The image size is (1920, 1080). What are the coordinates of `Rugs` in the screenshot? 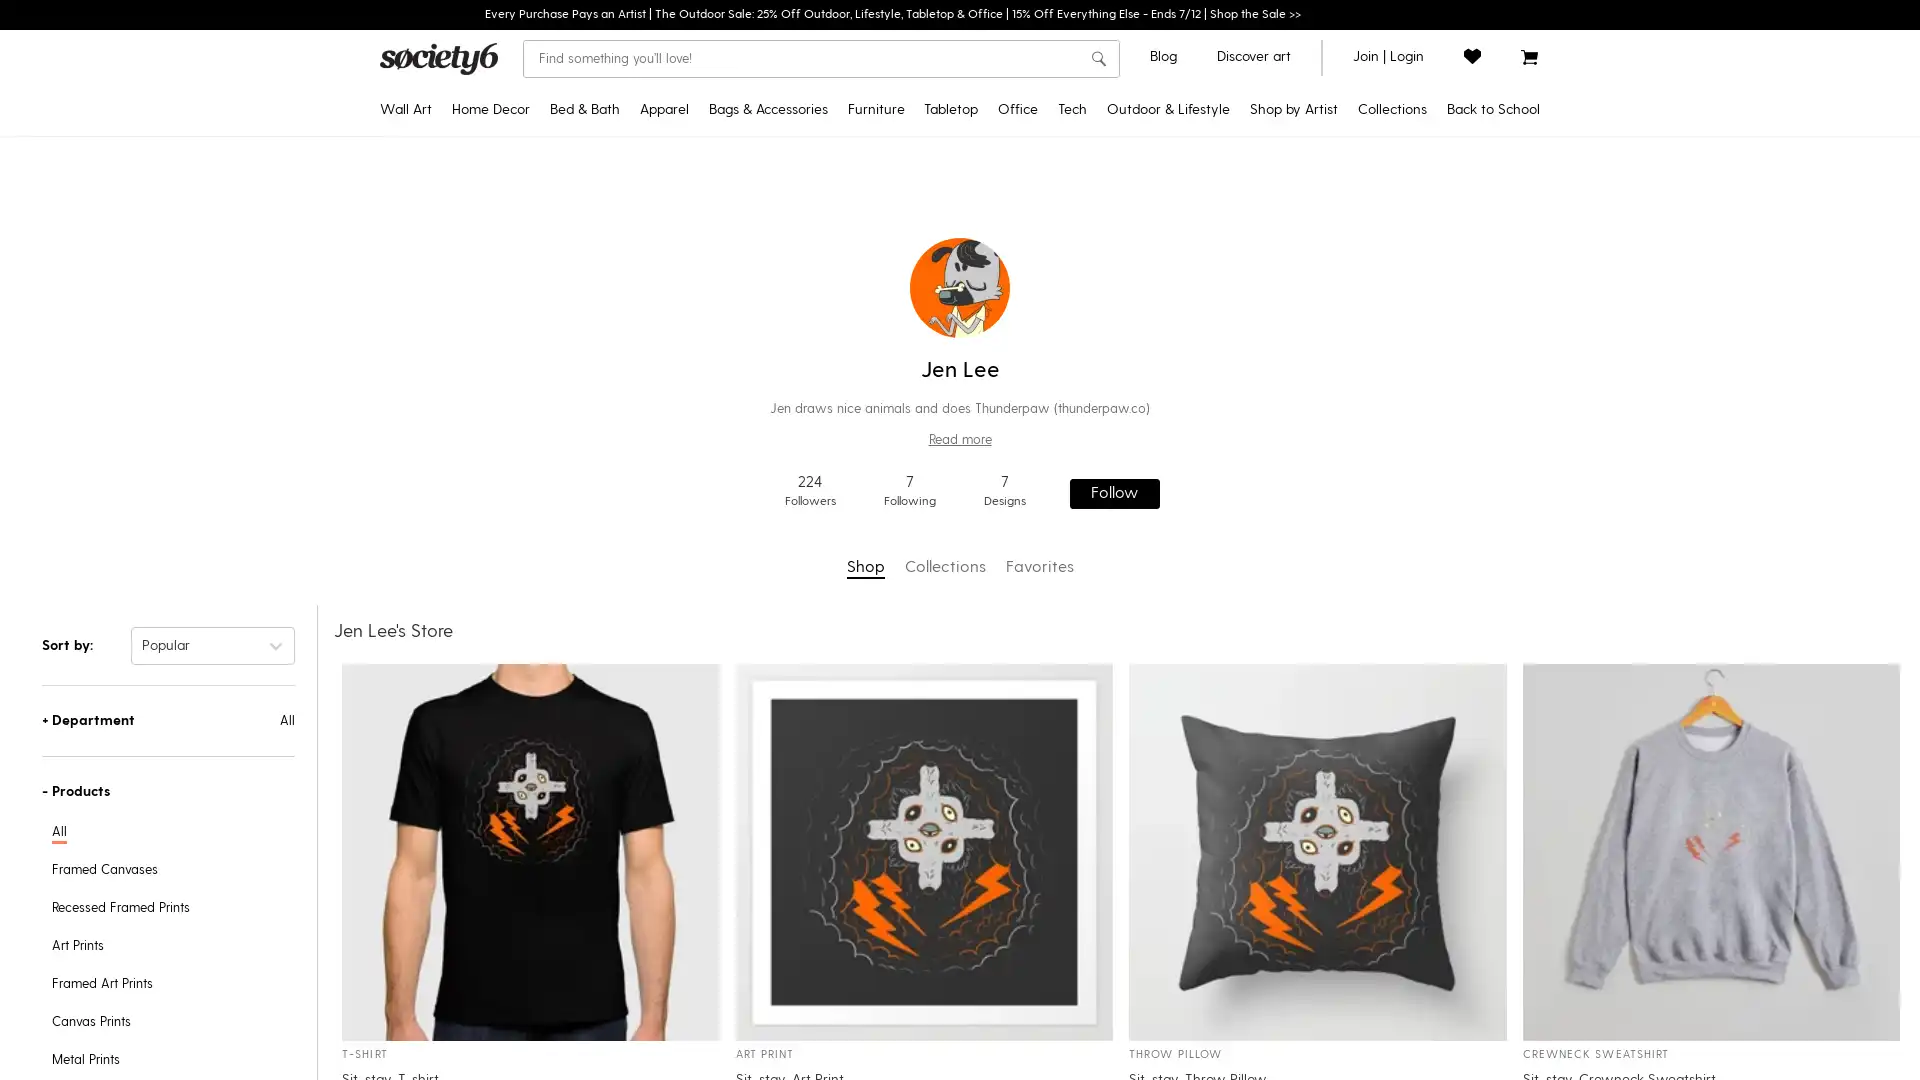 It's located at (528, 416).